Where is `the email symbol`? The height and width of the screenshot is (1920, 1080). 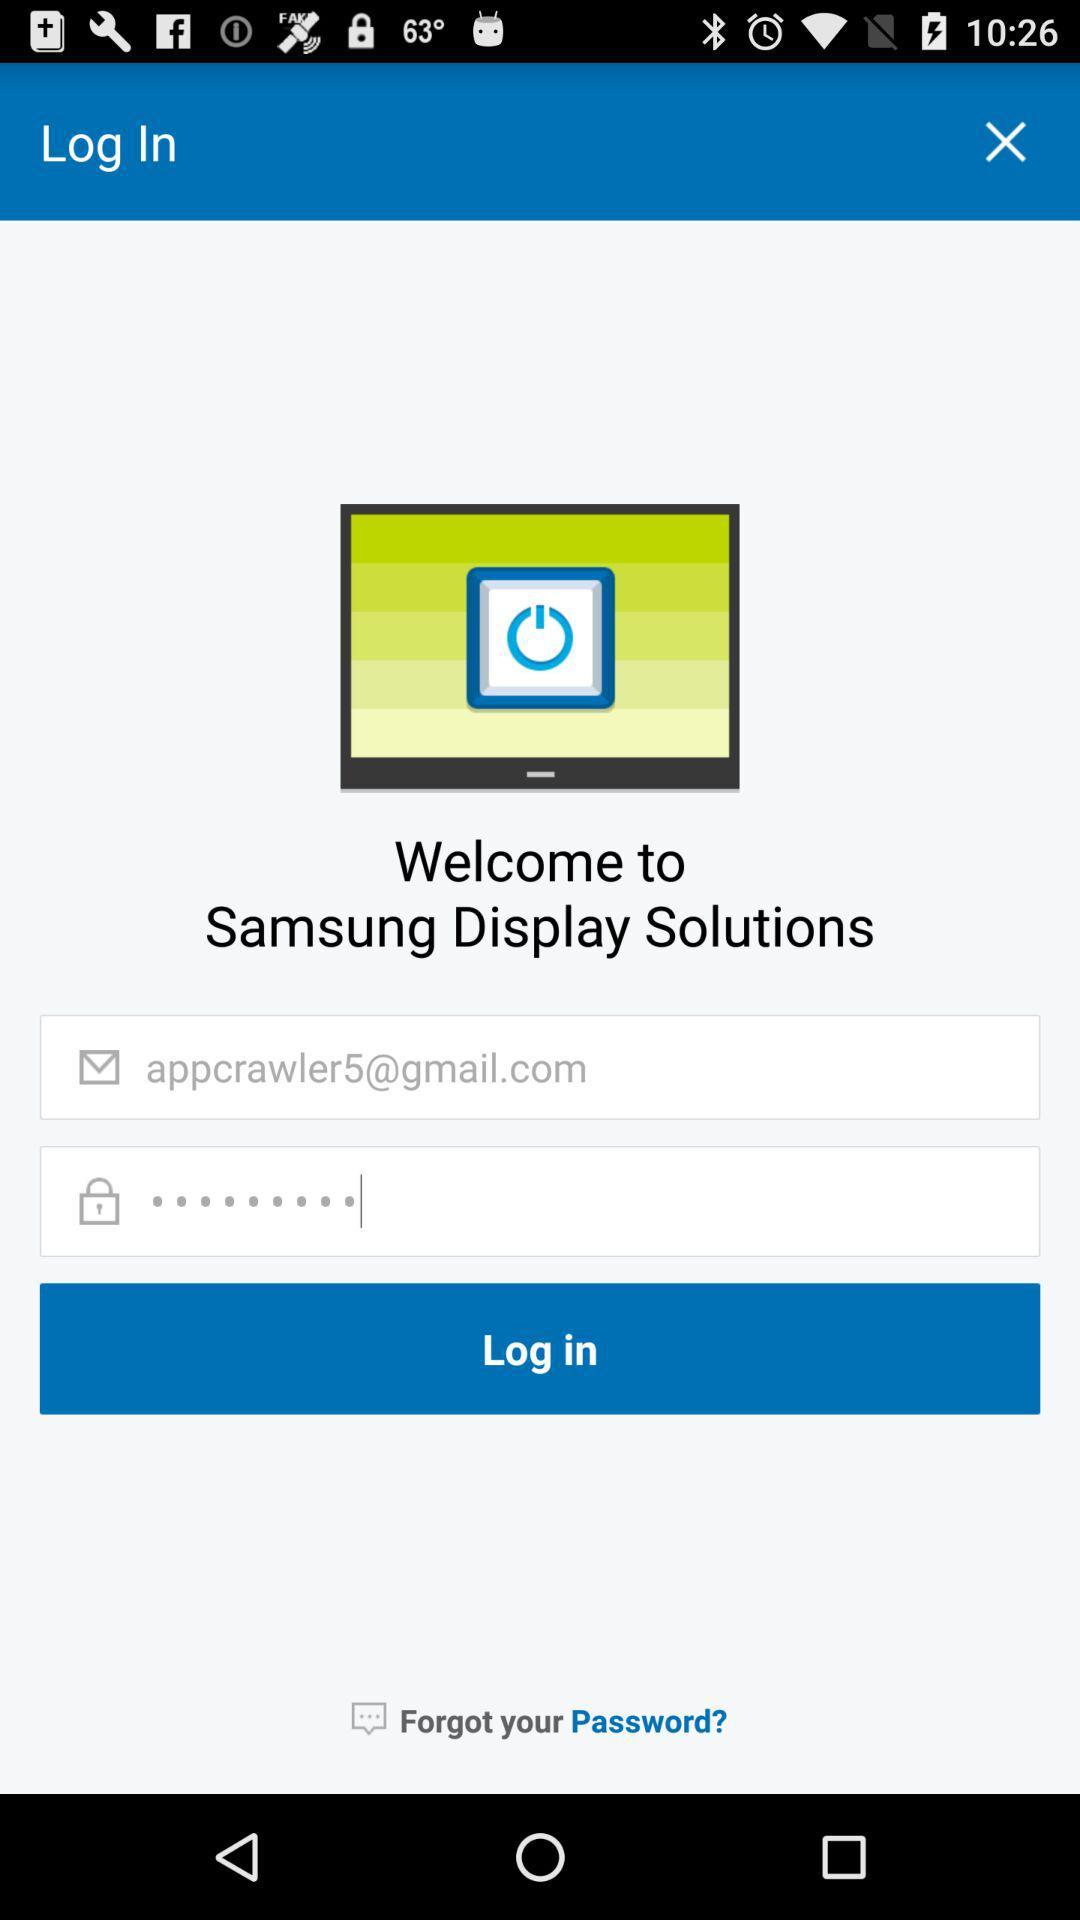
the email symbol is located at coordinates (99, 1066).